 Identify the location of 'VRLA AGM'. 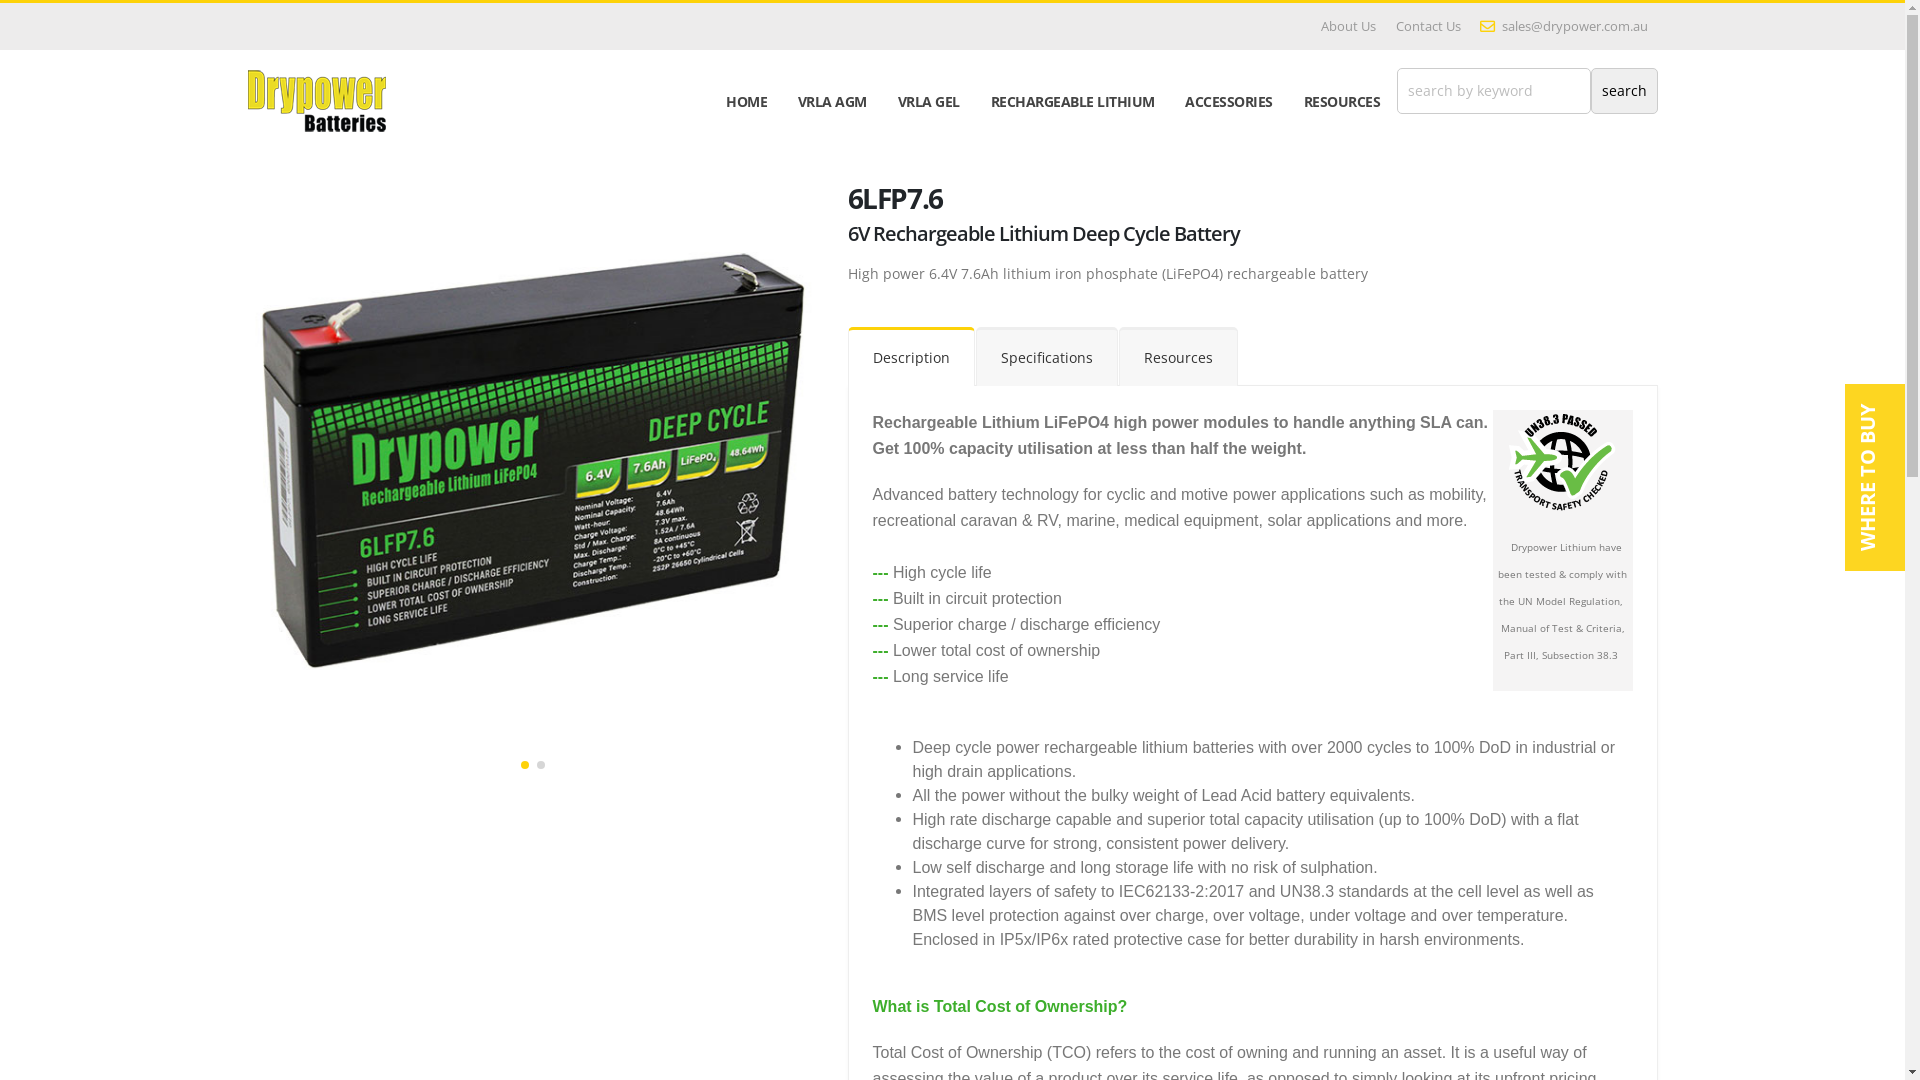
(833, 101).